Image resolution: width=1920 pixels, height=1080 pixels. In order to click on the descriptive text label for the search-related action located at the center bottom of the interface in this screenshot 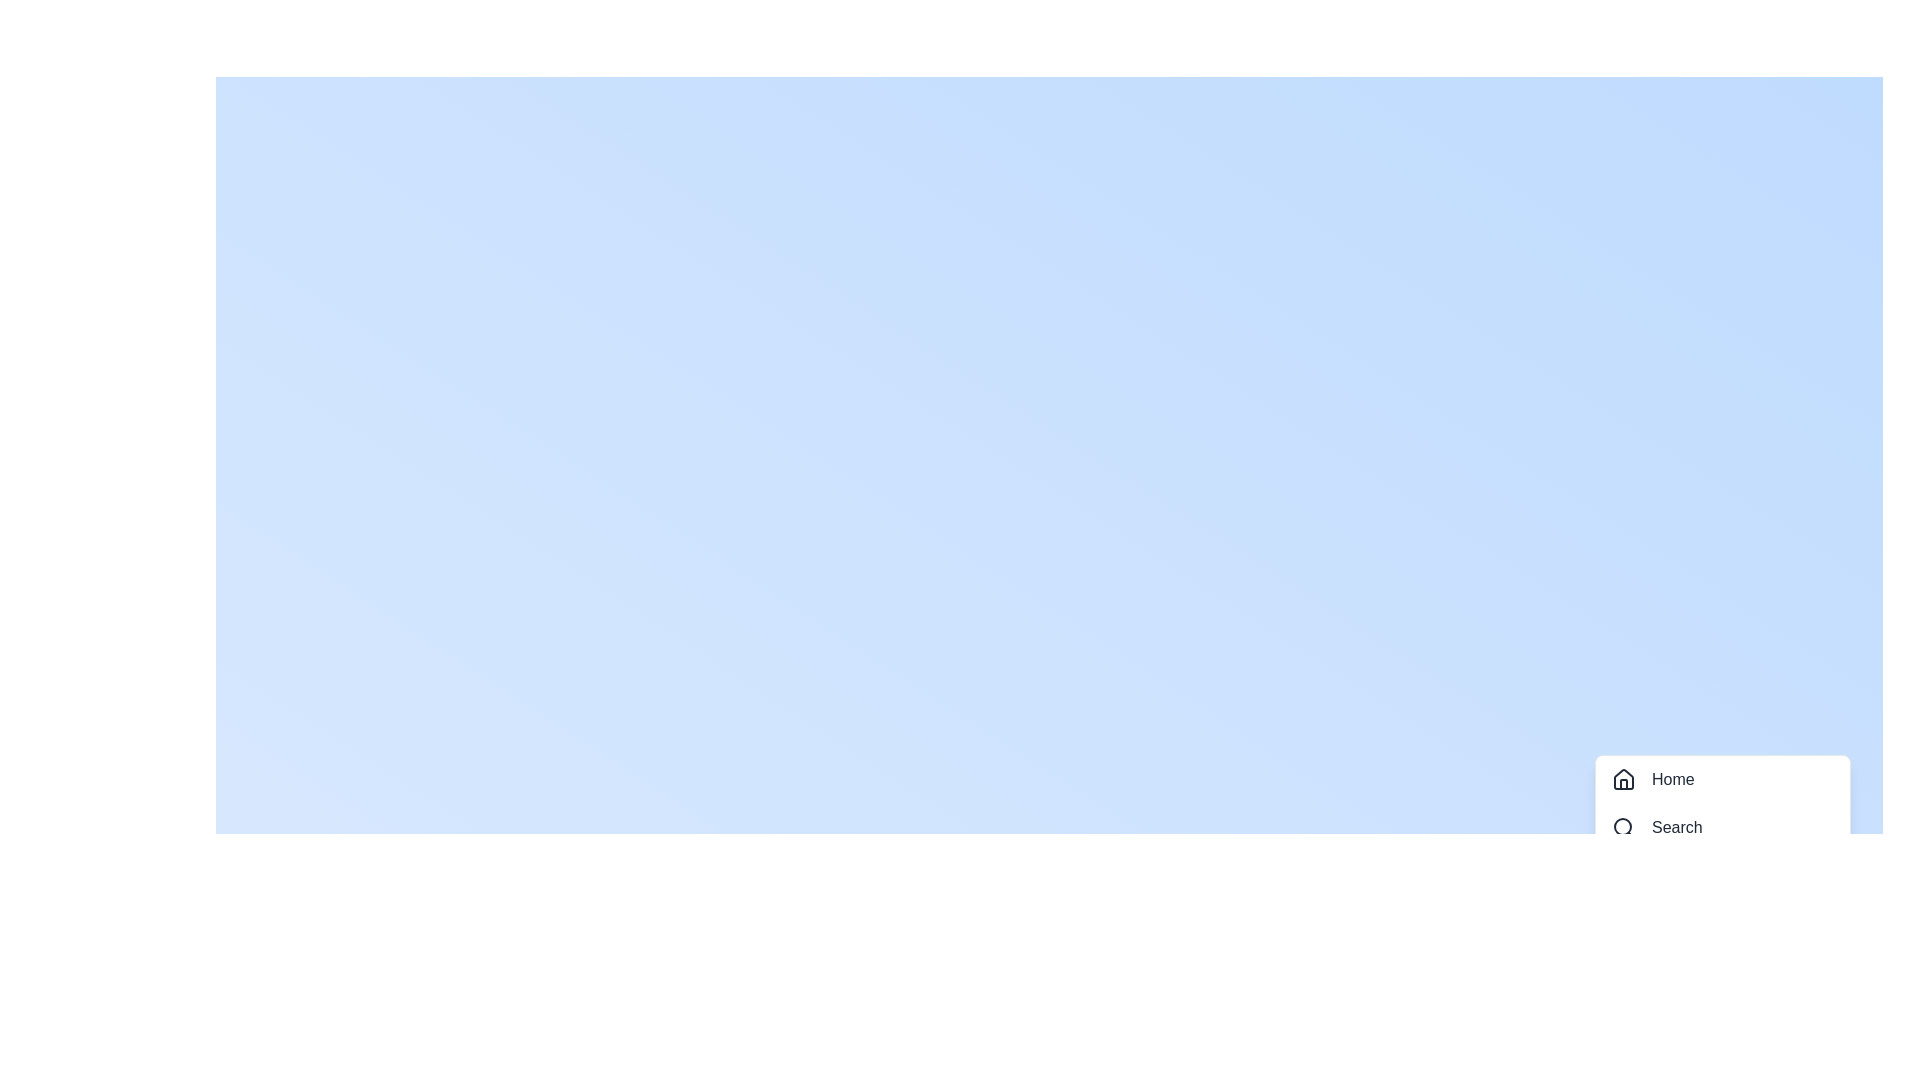, I will do `click(1677, 828)`.